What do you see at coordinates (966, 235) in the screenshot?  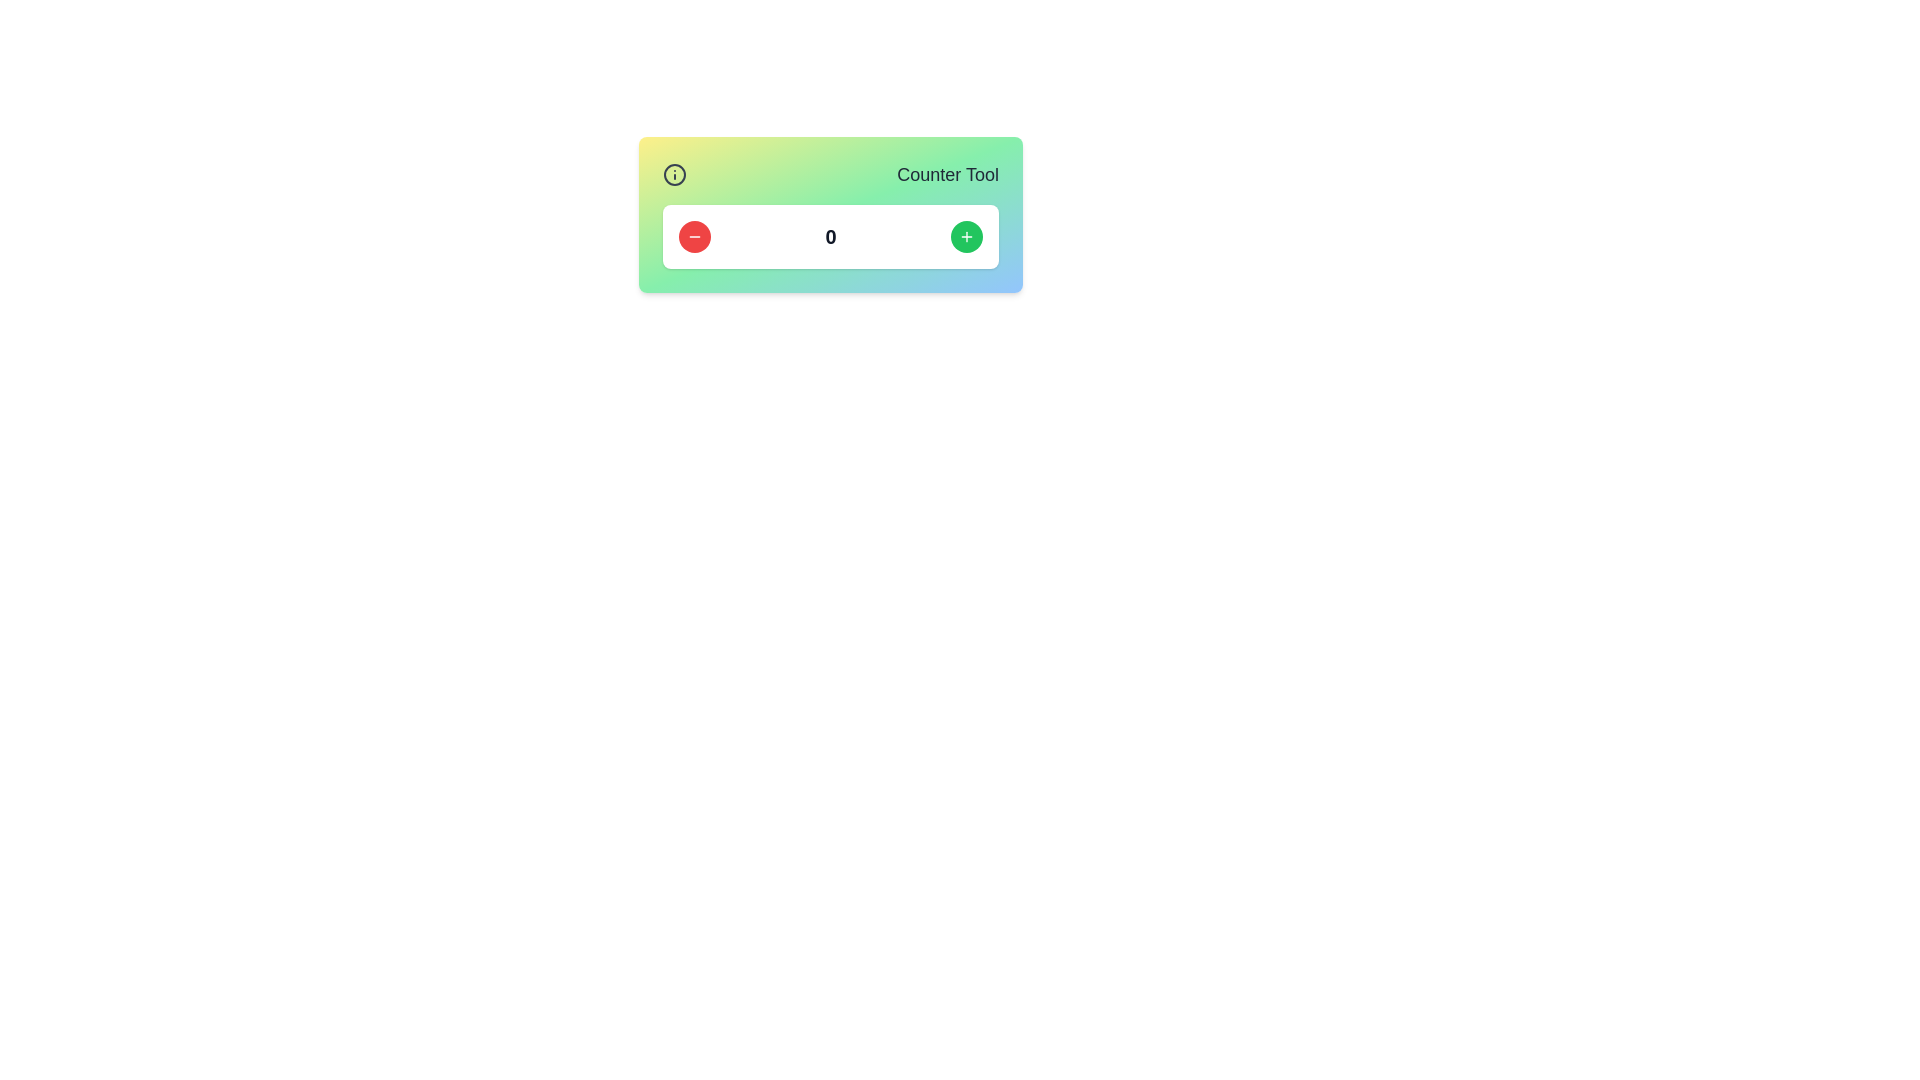 I see `the increment button located at the top-right corner of the 'Counter Tool' section to prepare for keyboard interaction` at bounding box center [966, 235].